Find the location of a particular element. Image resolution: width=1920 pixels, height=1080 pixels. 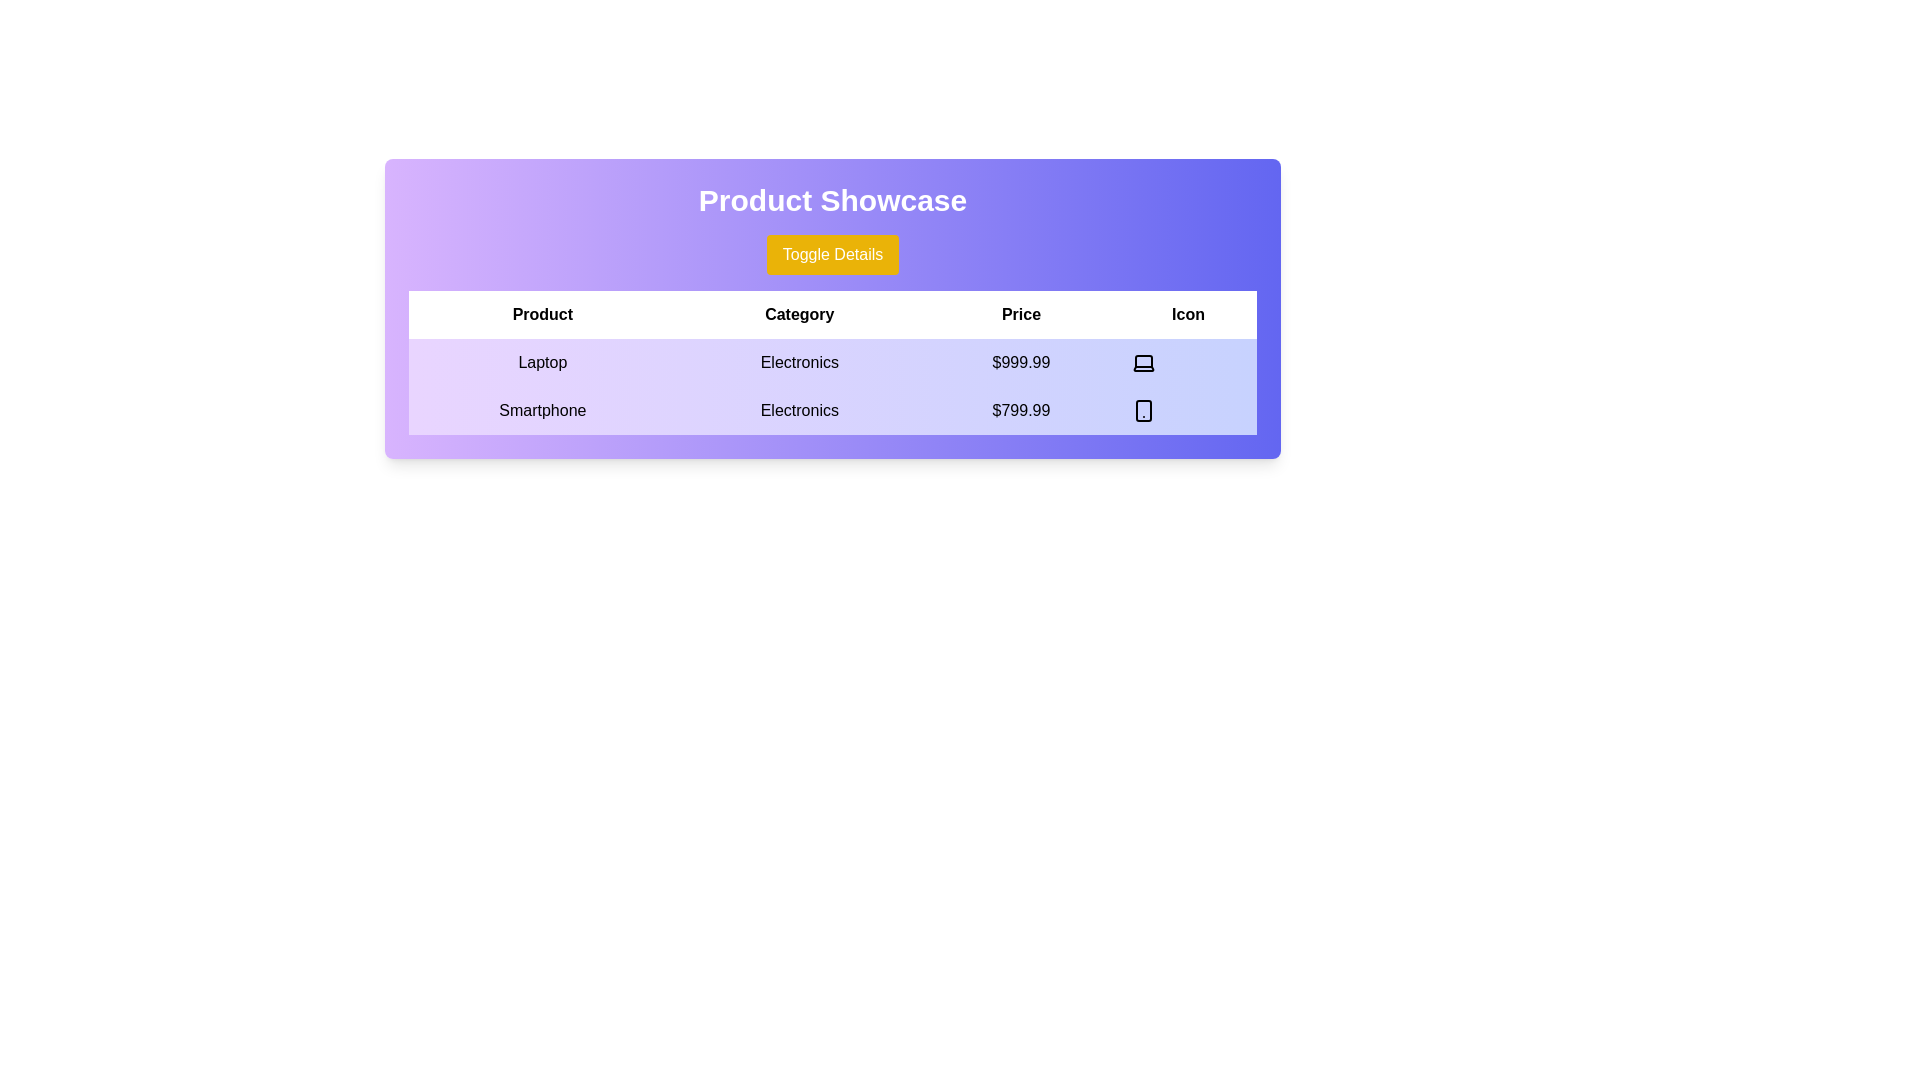

the 'Electronics' label that displays the text in black font against a gradient background, located between 'Laptop' and '$999.99' is located at coordinates (798, 362).